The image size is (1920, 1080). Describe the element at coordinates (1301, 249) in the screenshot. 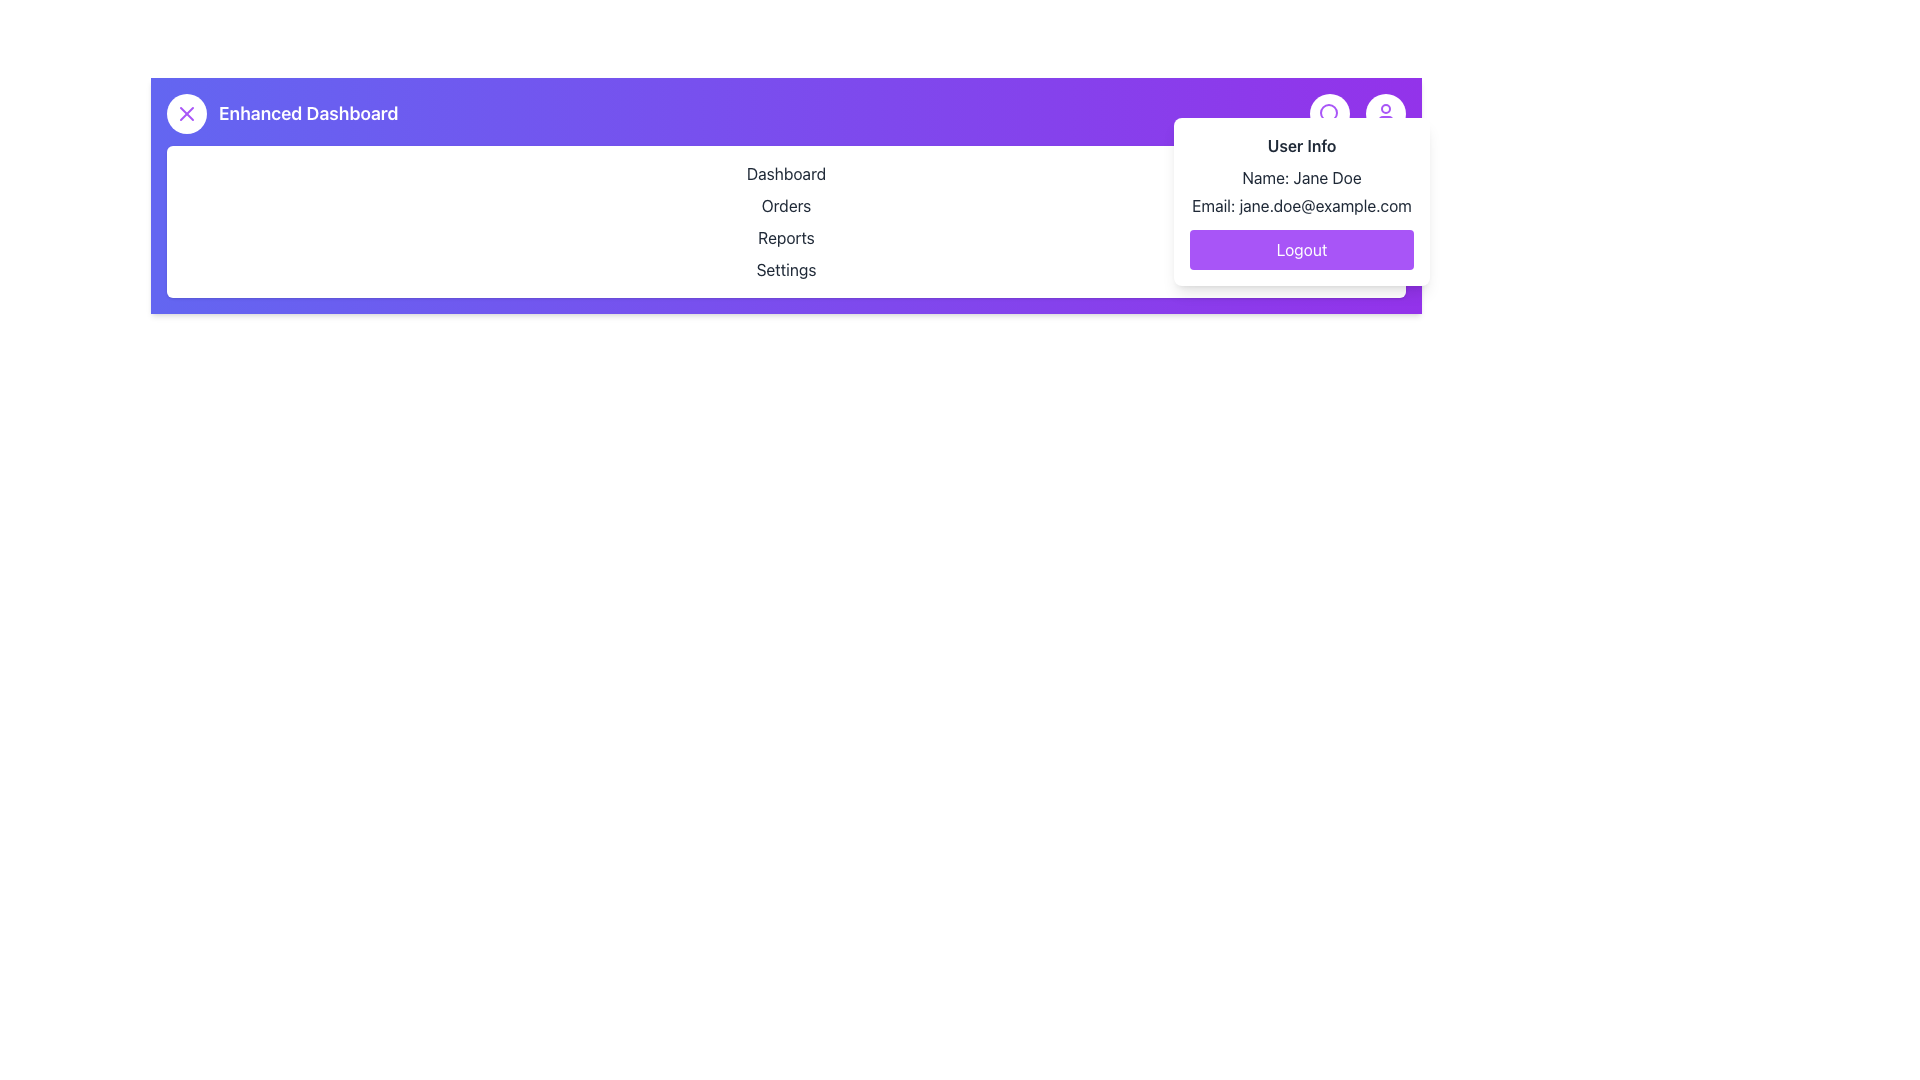

I see `the 'Logout' button, which is a rectangular button with rounded corners, a purple background, and white text, located at the bottom of the 'User Info' card` at that location.